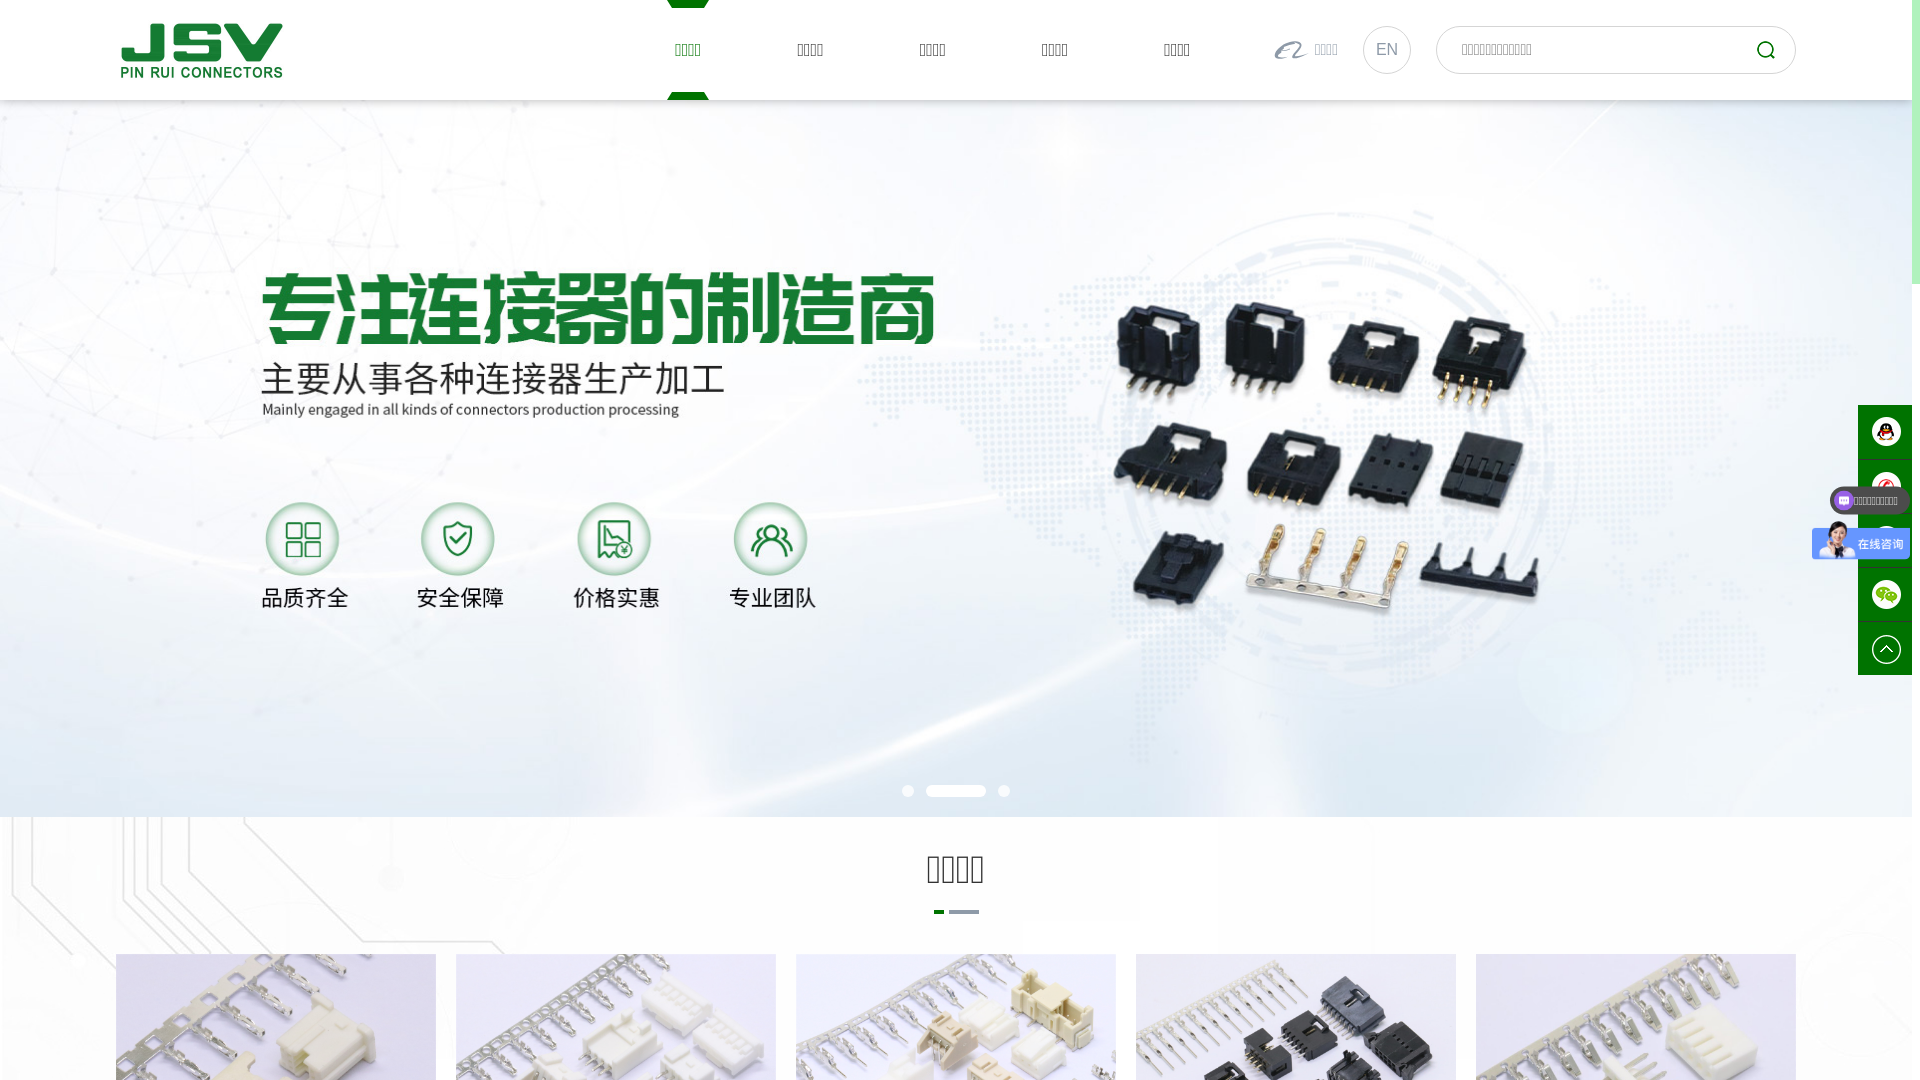 The width and height of the screenshot is (1920, 1080). What do you see at coordinates (1386, 49) in the screenshot?
I see `'EN'` at bounding box center [1386, 49].